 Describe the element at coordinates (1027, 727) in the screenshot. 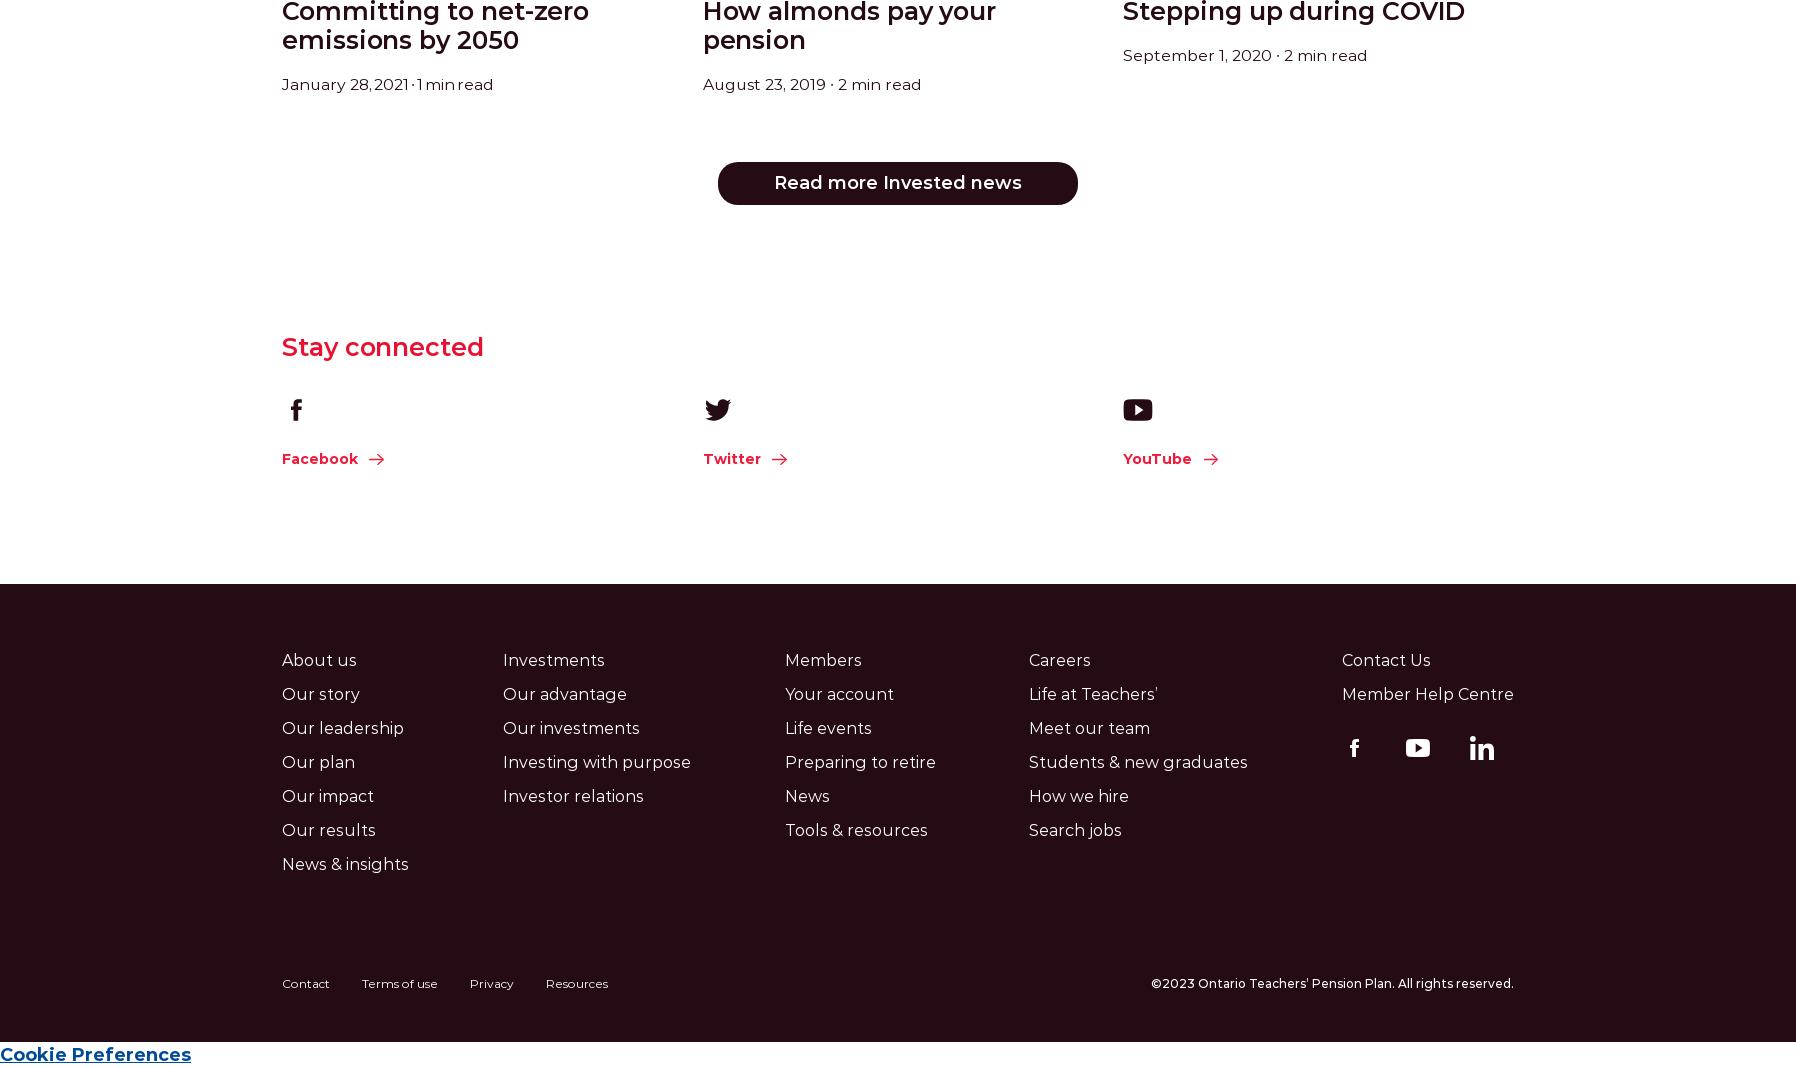

I see `'Meet our team'` at that location.